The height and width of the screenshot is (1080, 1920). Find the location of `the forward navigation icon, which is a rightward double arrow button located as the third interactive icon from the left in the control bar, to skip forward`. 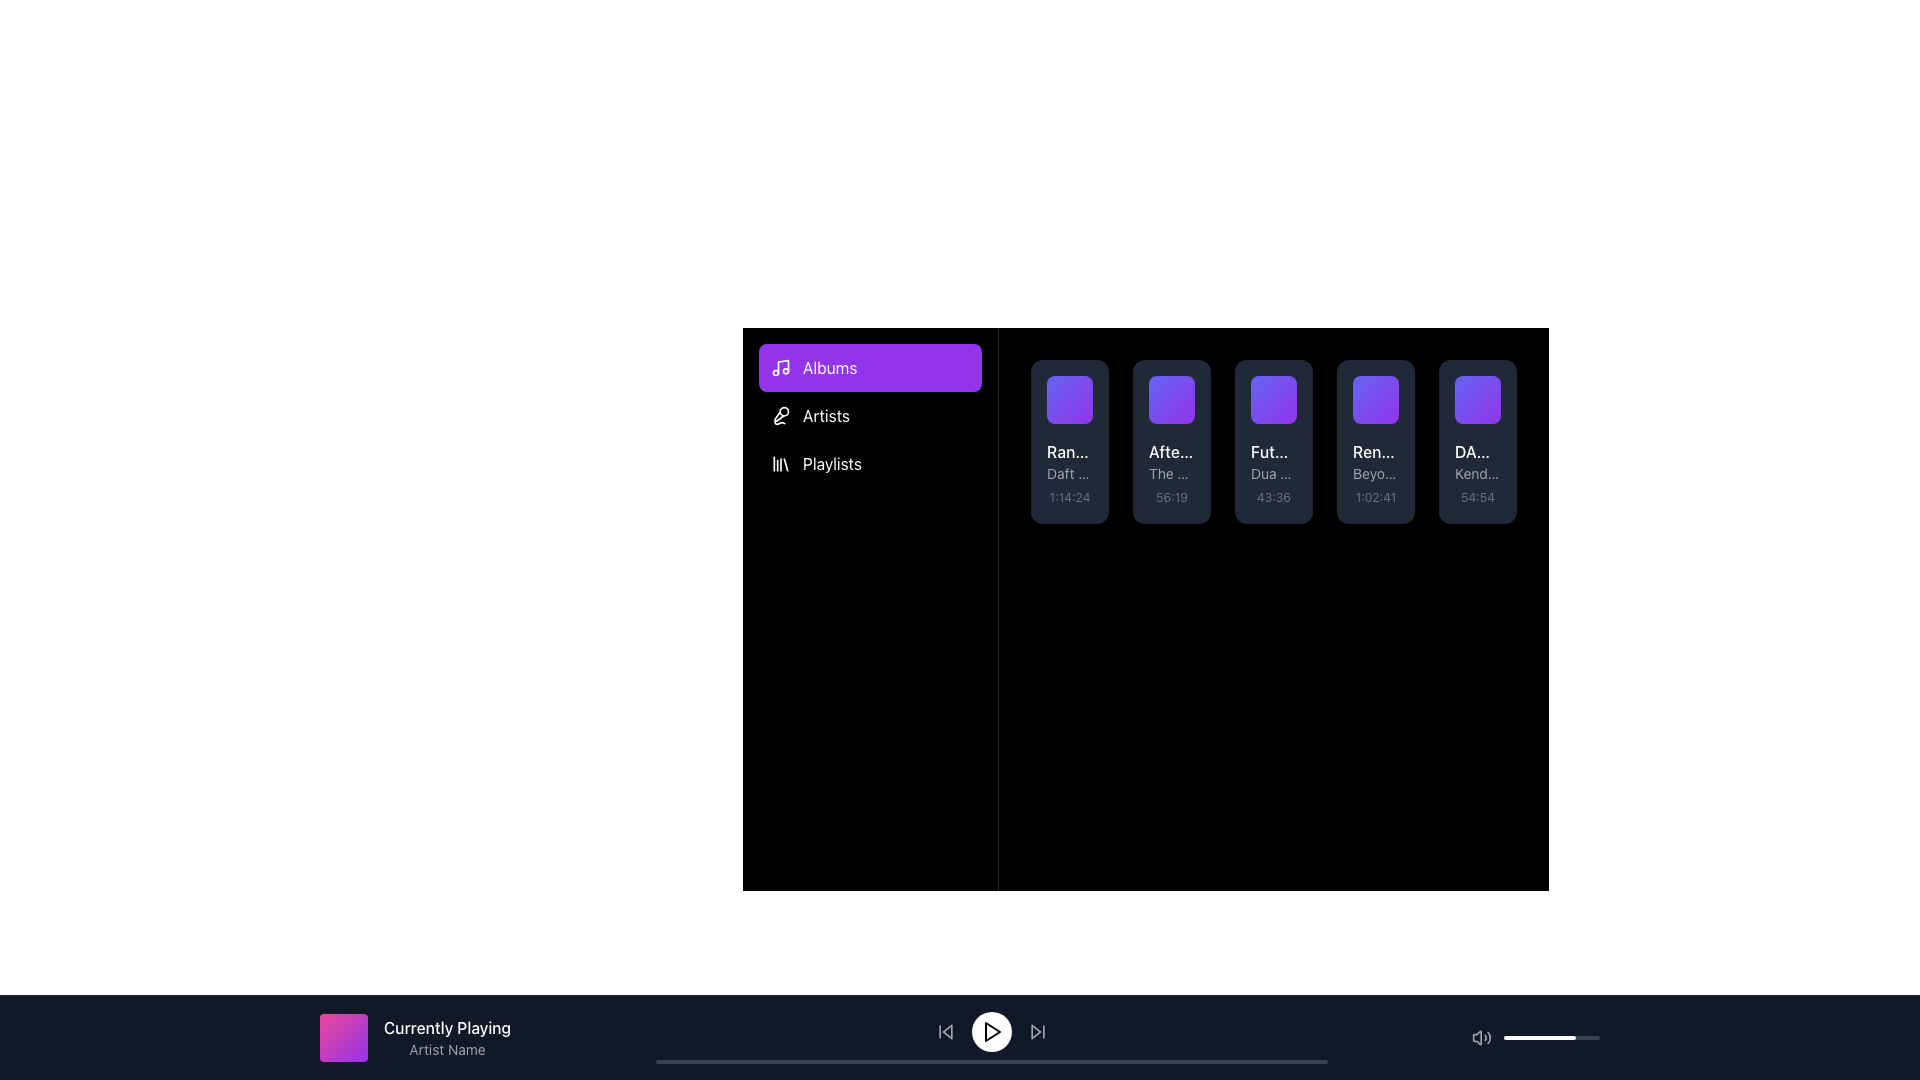

the forward navigation icon, which is a rightward double arrow button located as the third interactive icon from the left in the control bar, to skip forward is located at coordinates (1037, 1032).